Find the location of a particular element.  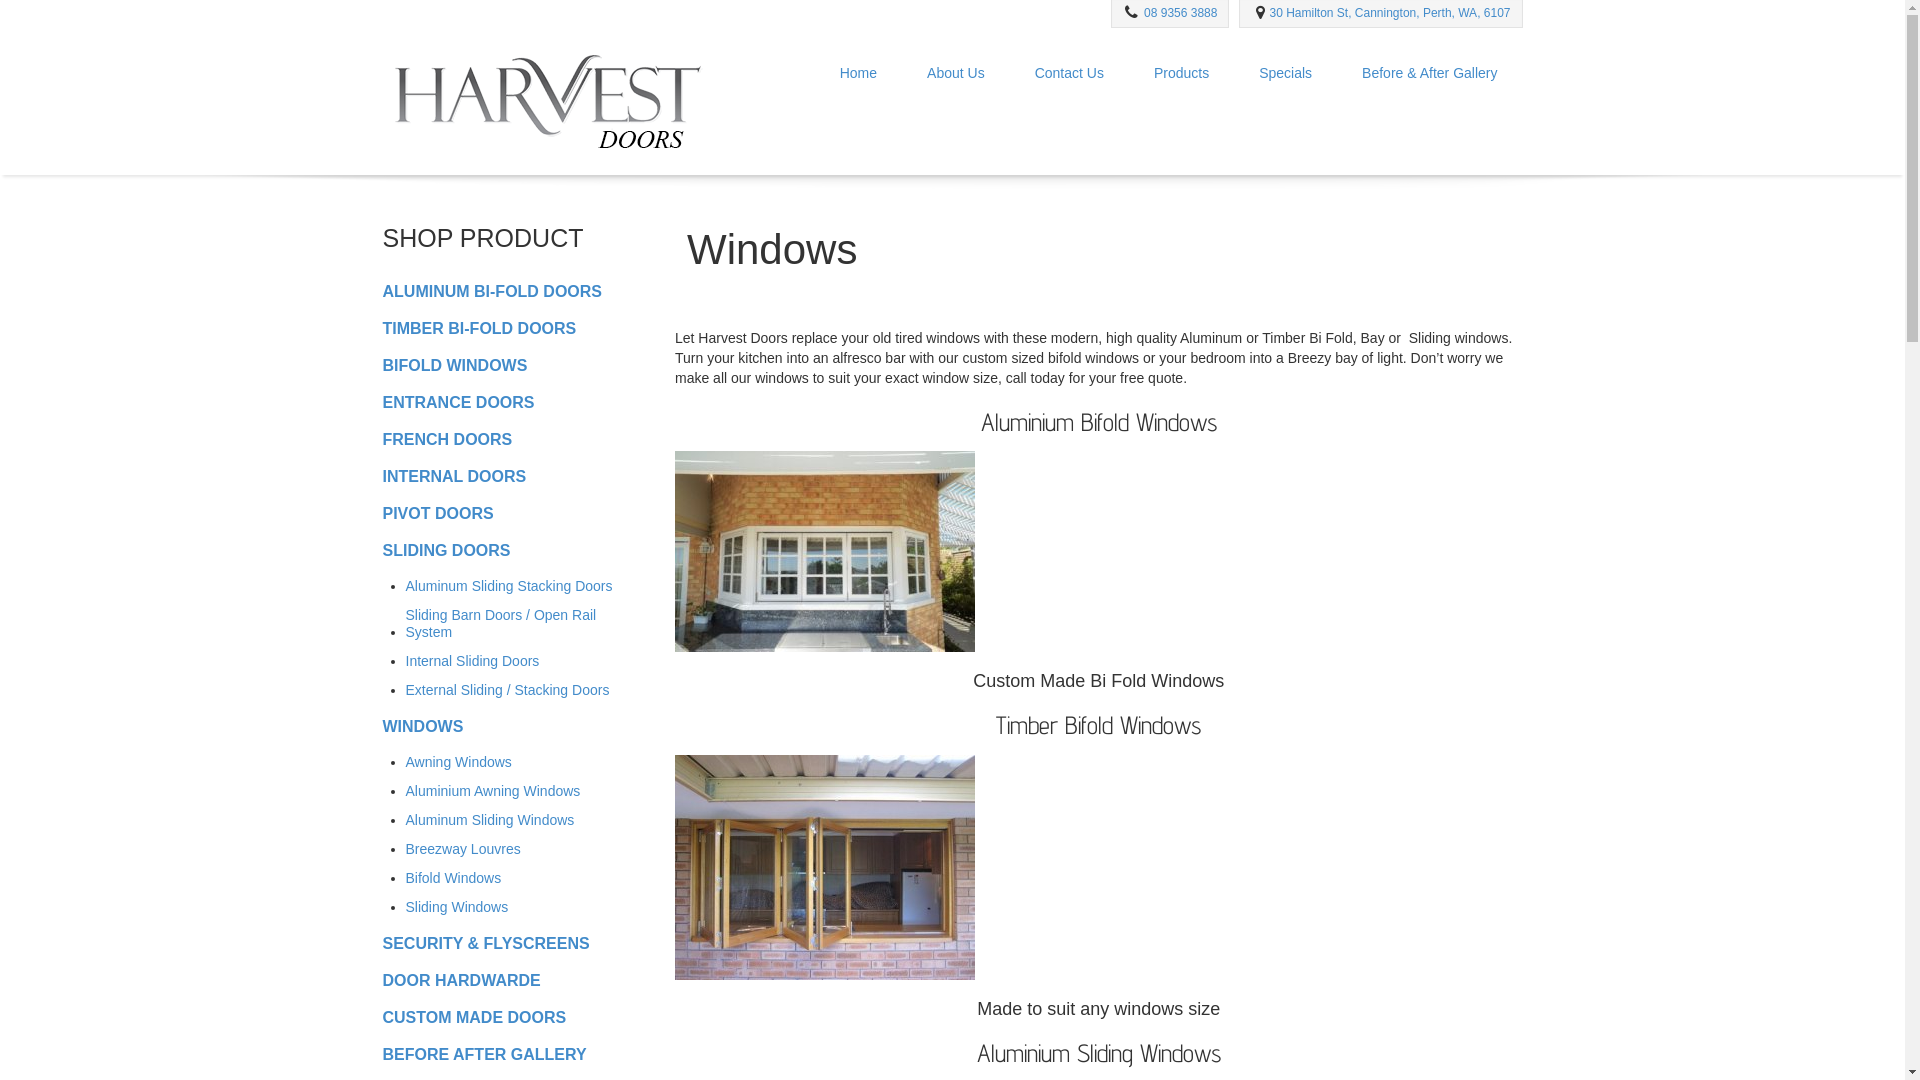

'PIVOT DOORS' is located at coordinates (436, 511).